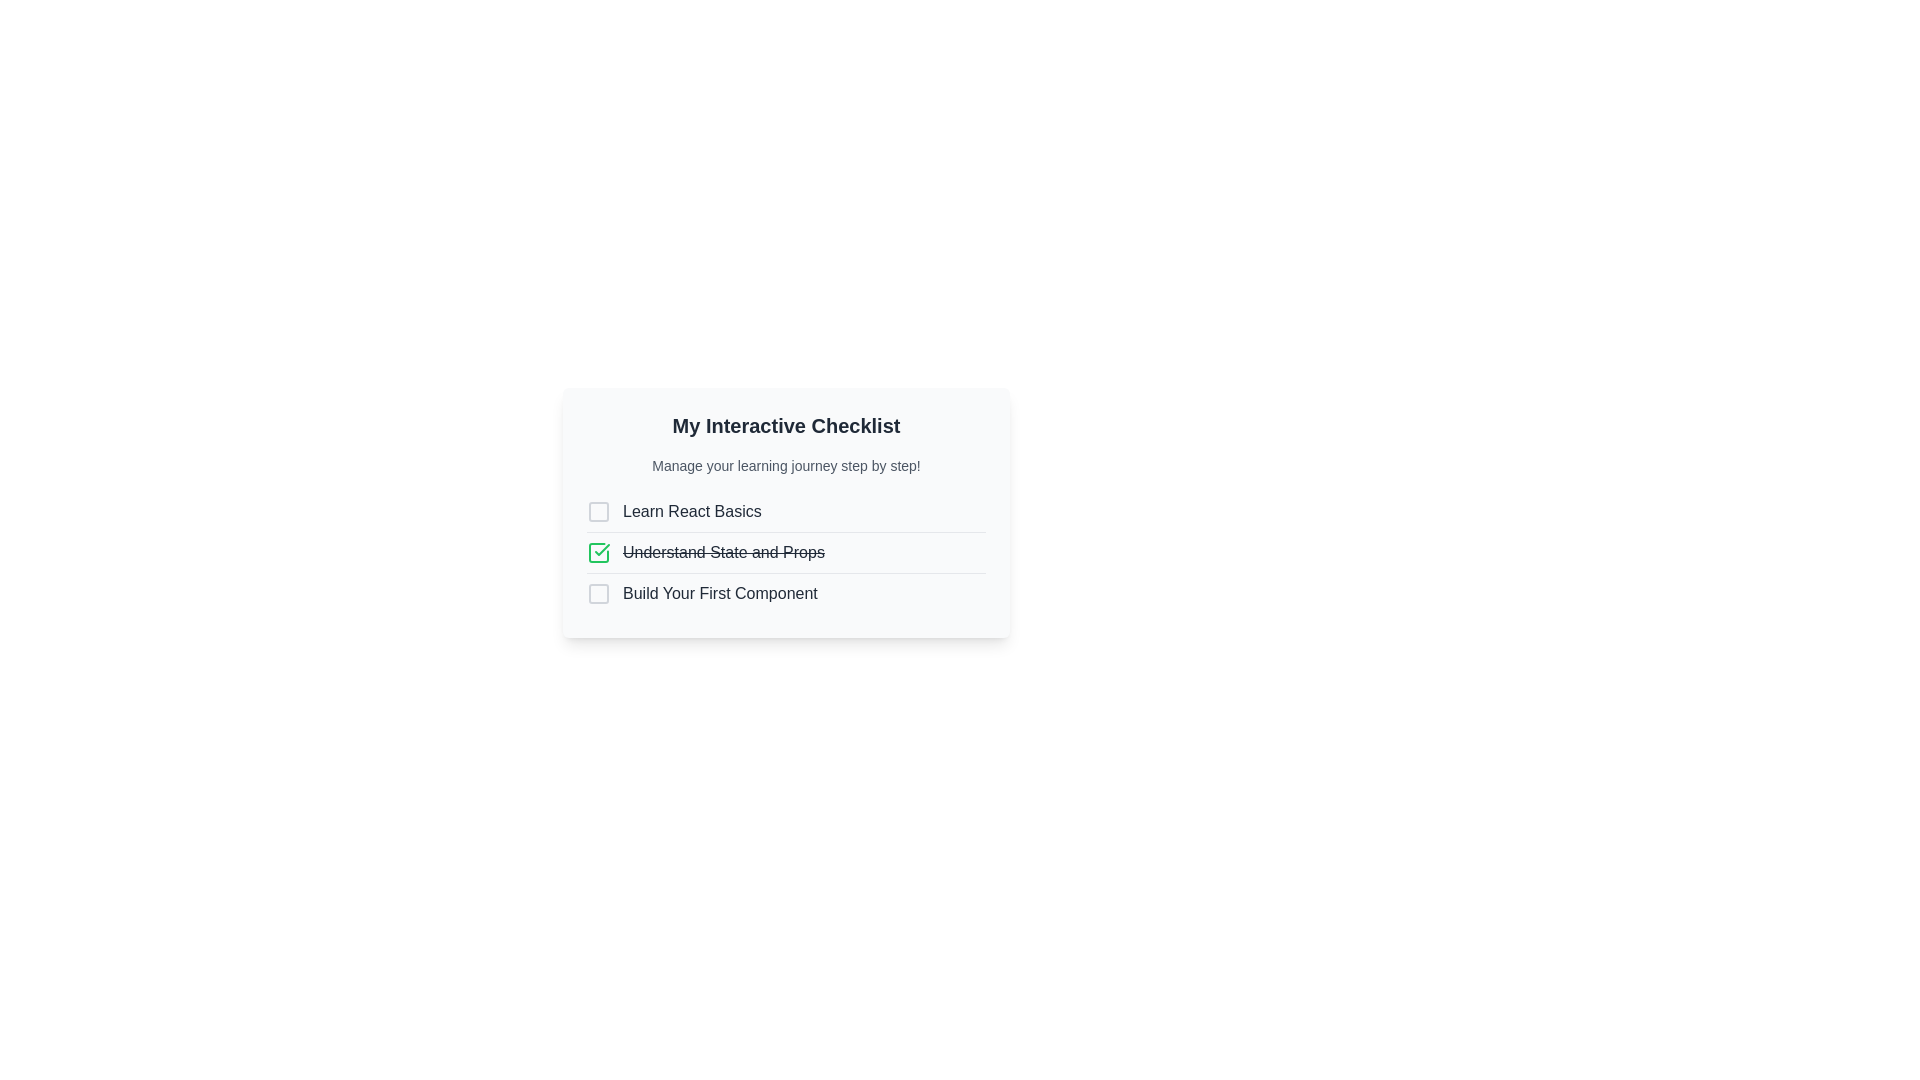  What do you see at coordinates (598, 511) in the screenshot?
I see `the small square SVG Rectangle with rounded corners, located at the top-left corner of the checklist interface before the text 'Learn React Basics.'` at bounding box center [598, 511].